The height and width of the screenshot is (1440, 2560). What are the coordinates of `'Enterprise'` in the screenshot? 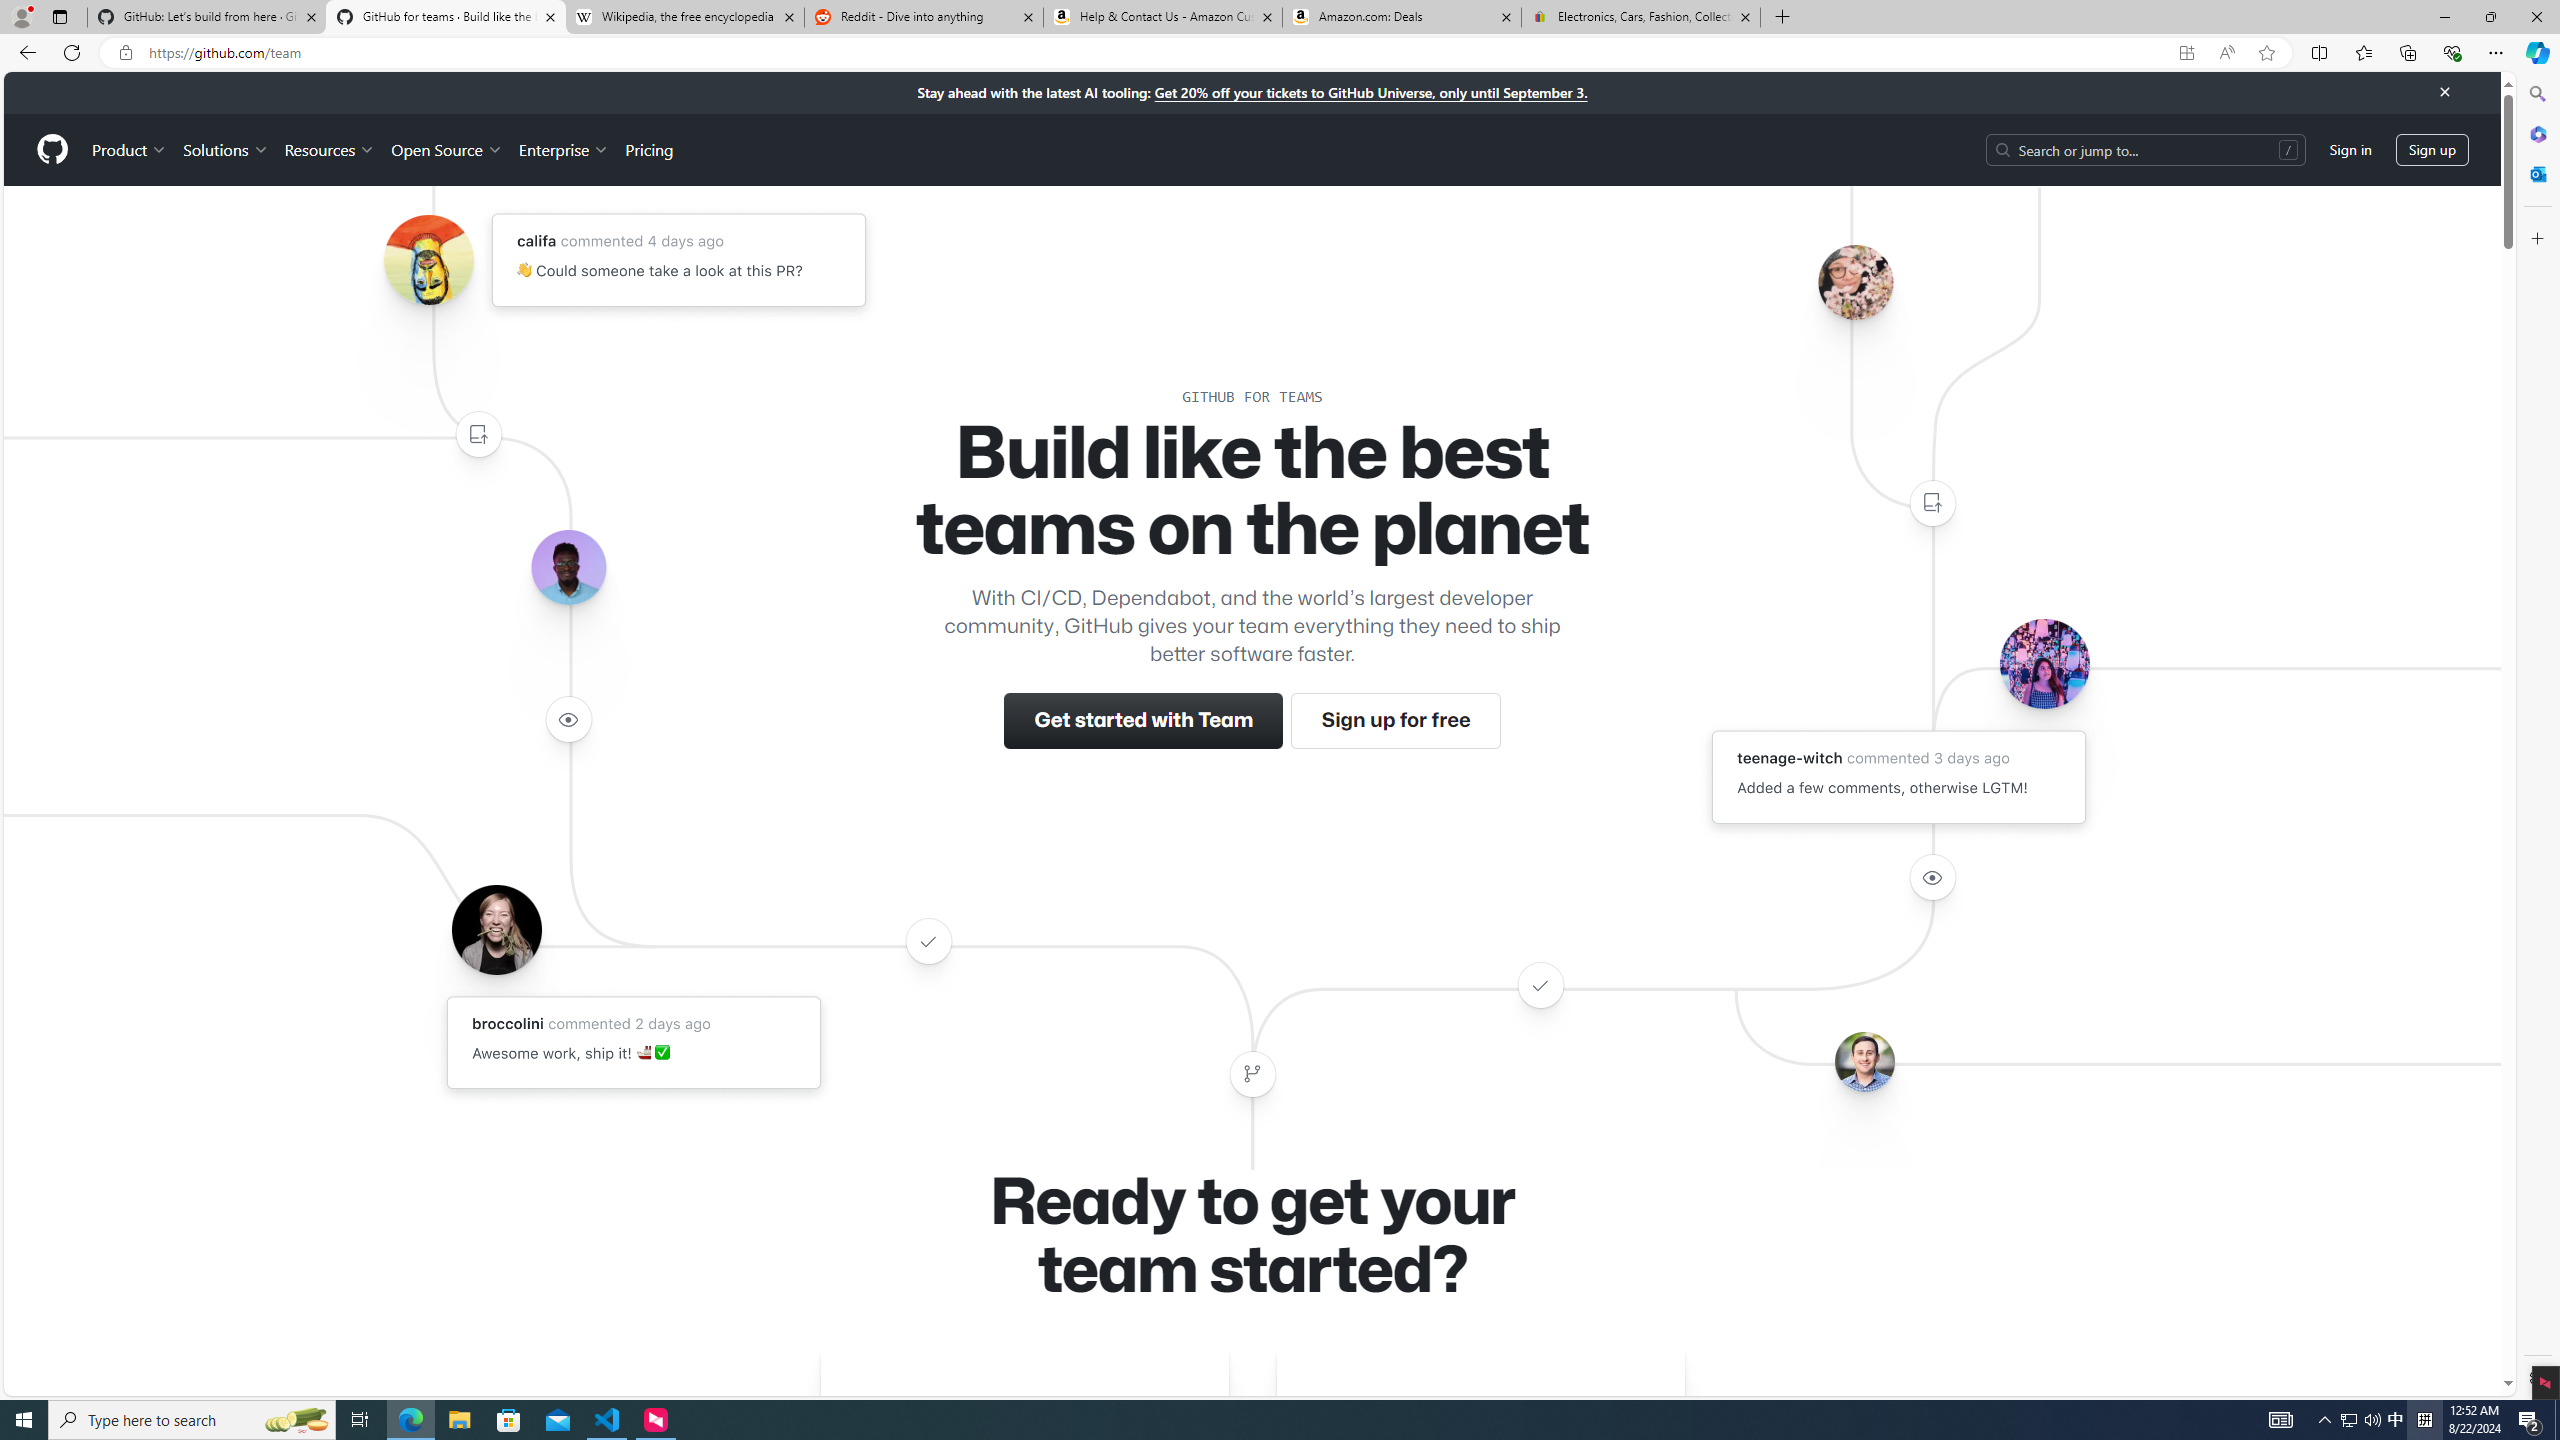 It's located at (562, 149).